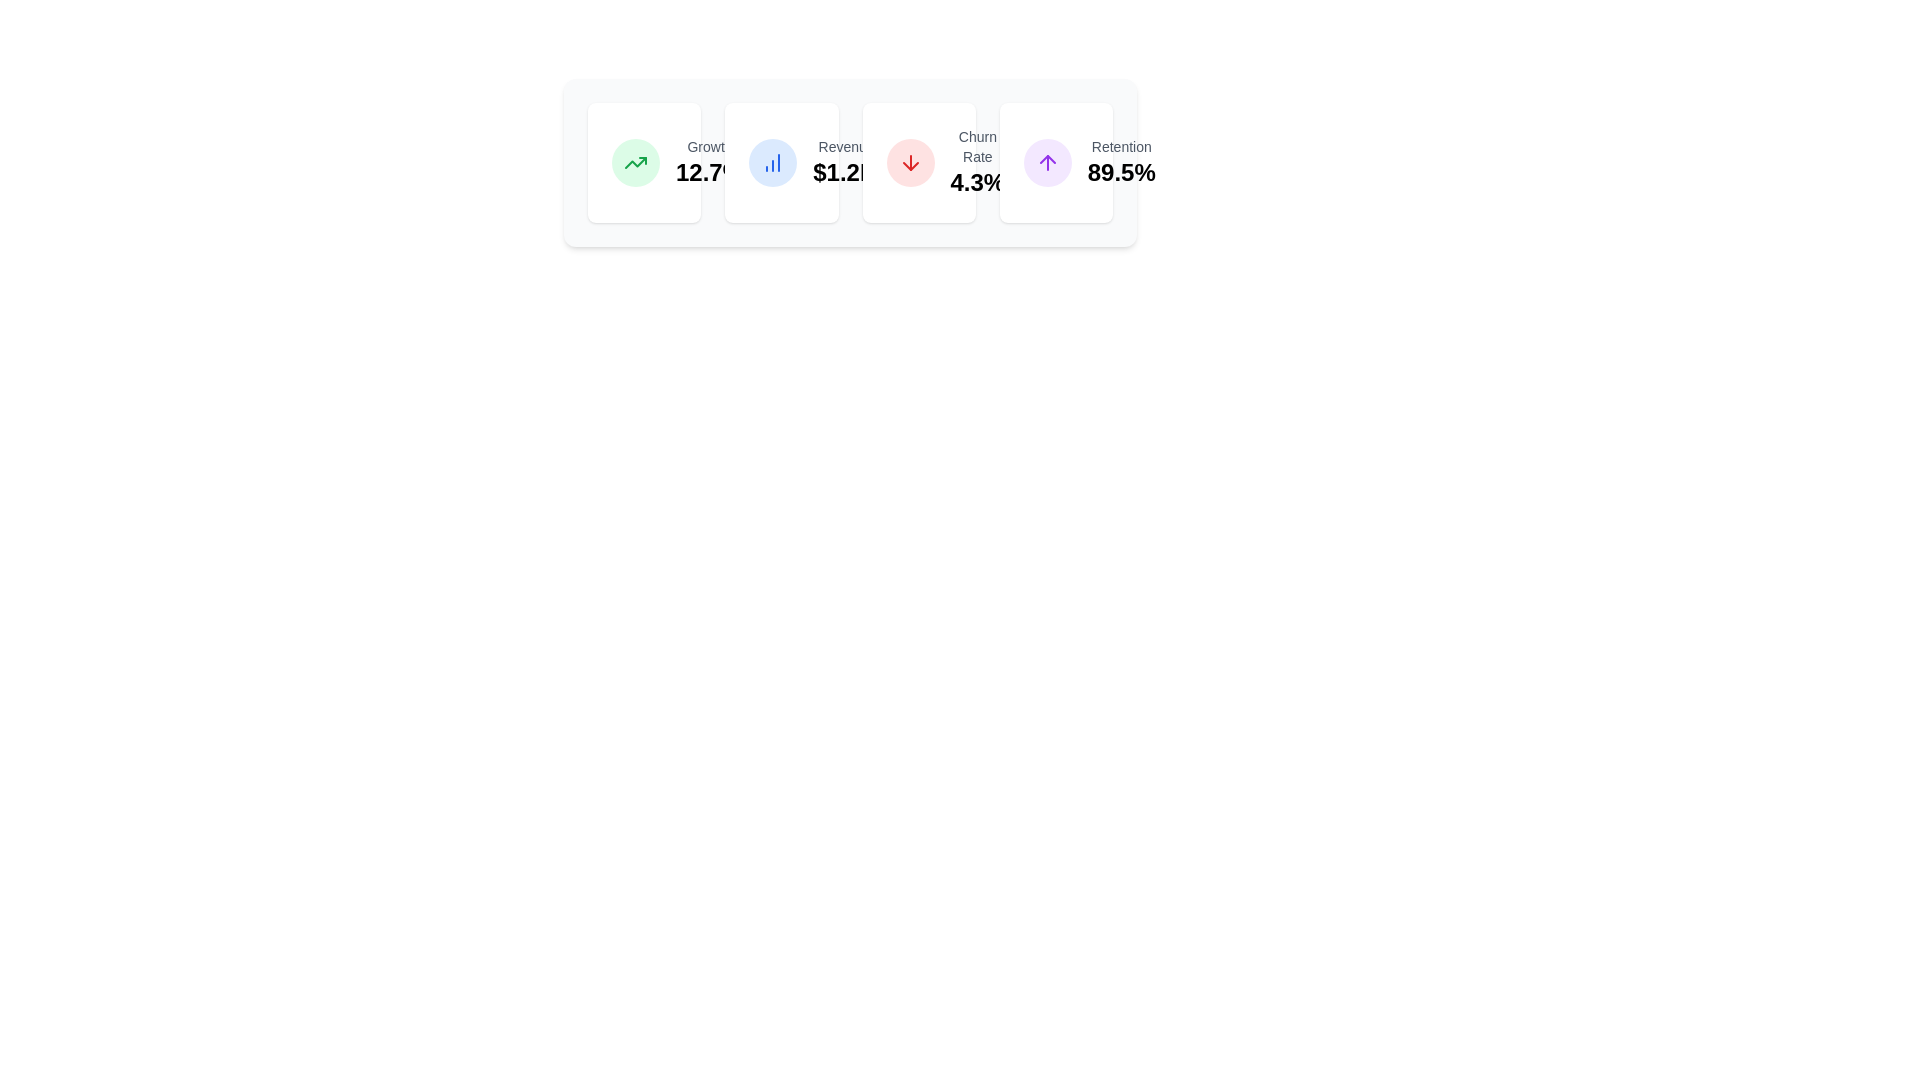  Describe the element at coordinates (1046, 161) in the screenshot. I see `the graphical icon representing an upward trend located in the 'Retention' card, which is centrally positioned above the '89.5%' text` at that location.